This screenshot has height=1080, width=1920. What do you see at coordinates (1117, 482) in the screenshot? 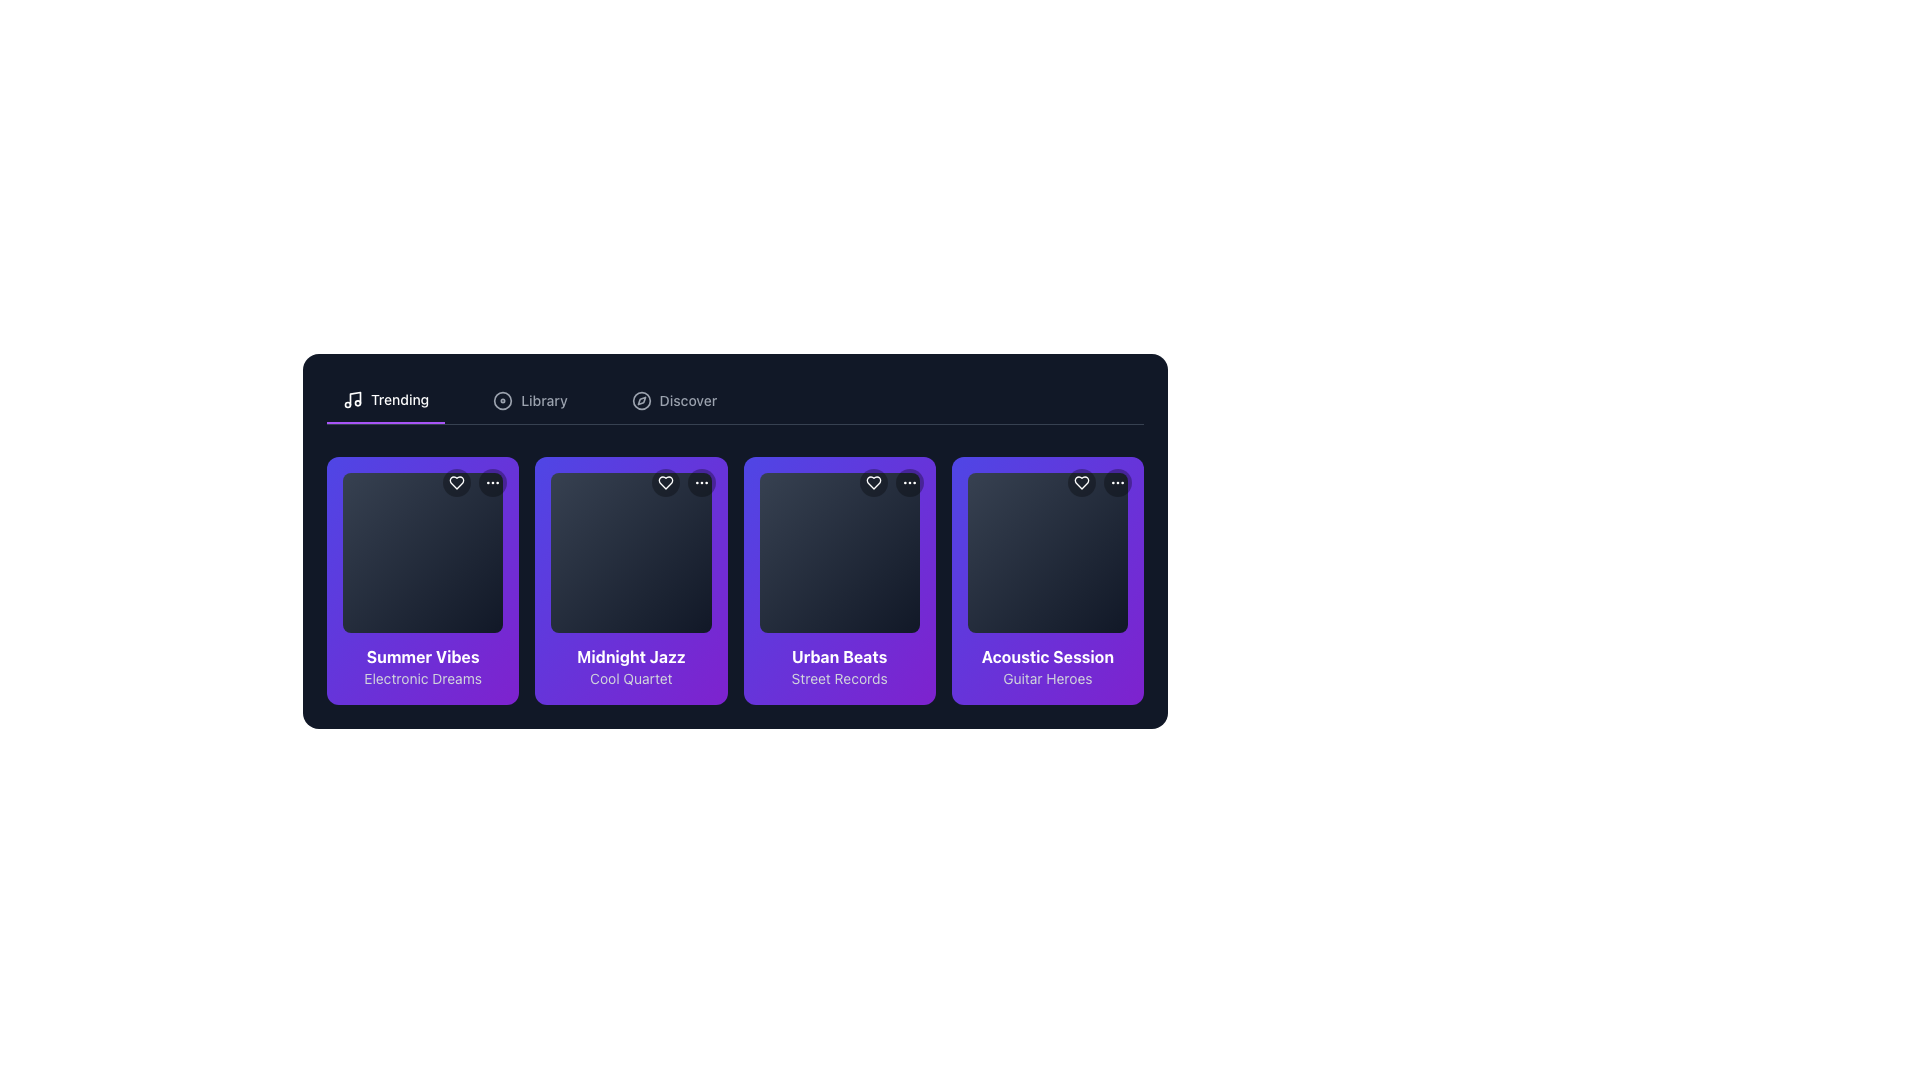
I see `the button located at the top-right corner of the 'Acoustic Session' card` at bounding box center [1117, 482].